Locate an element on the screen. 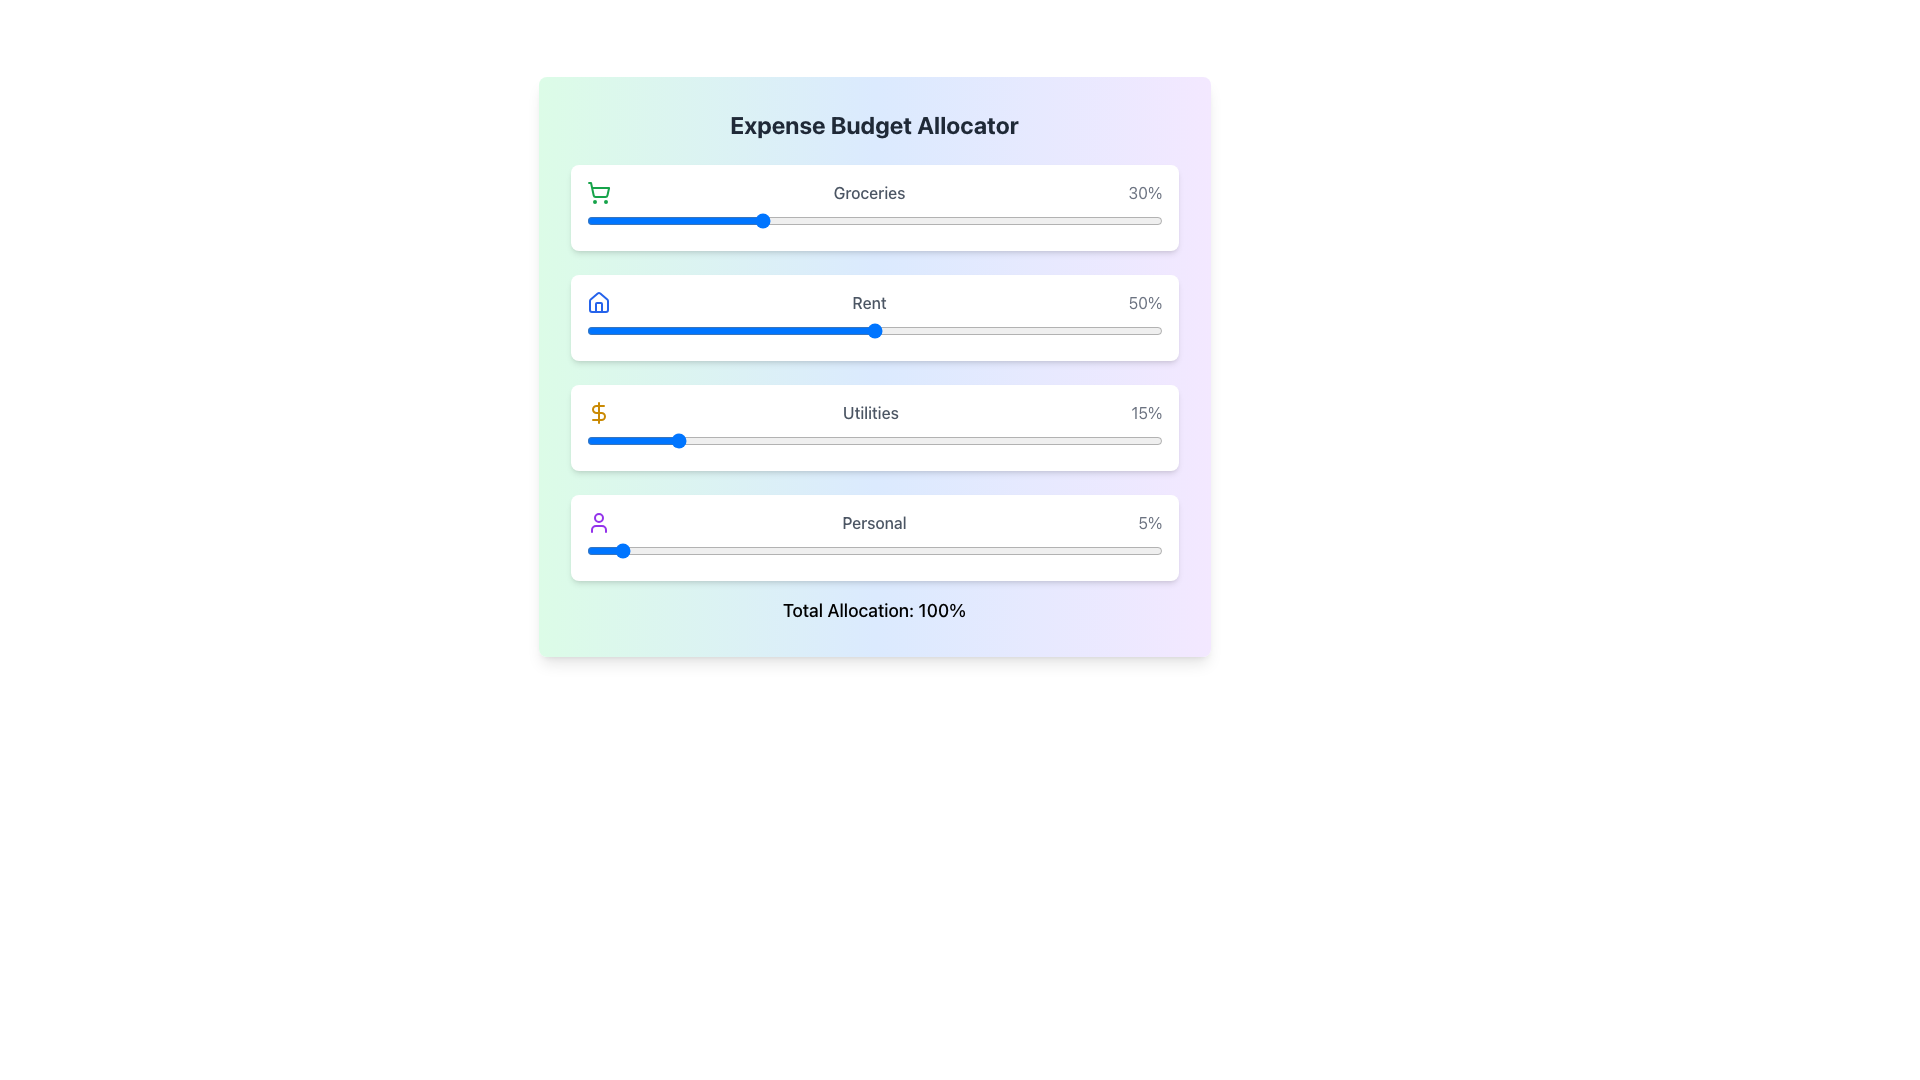 The height and width of the screenshot is (1080, 1920). door of a house icon associated with the 'Rent' budget allocation, located in the second row of budget allocation sliders is located at coordinates (597, 307).